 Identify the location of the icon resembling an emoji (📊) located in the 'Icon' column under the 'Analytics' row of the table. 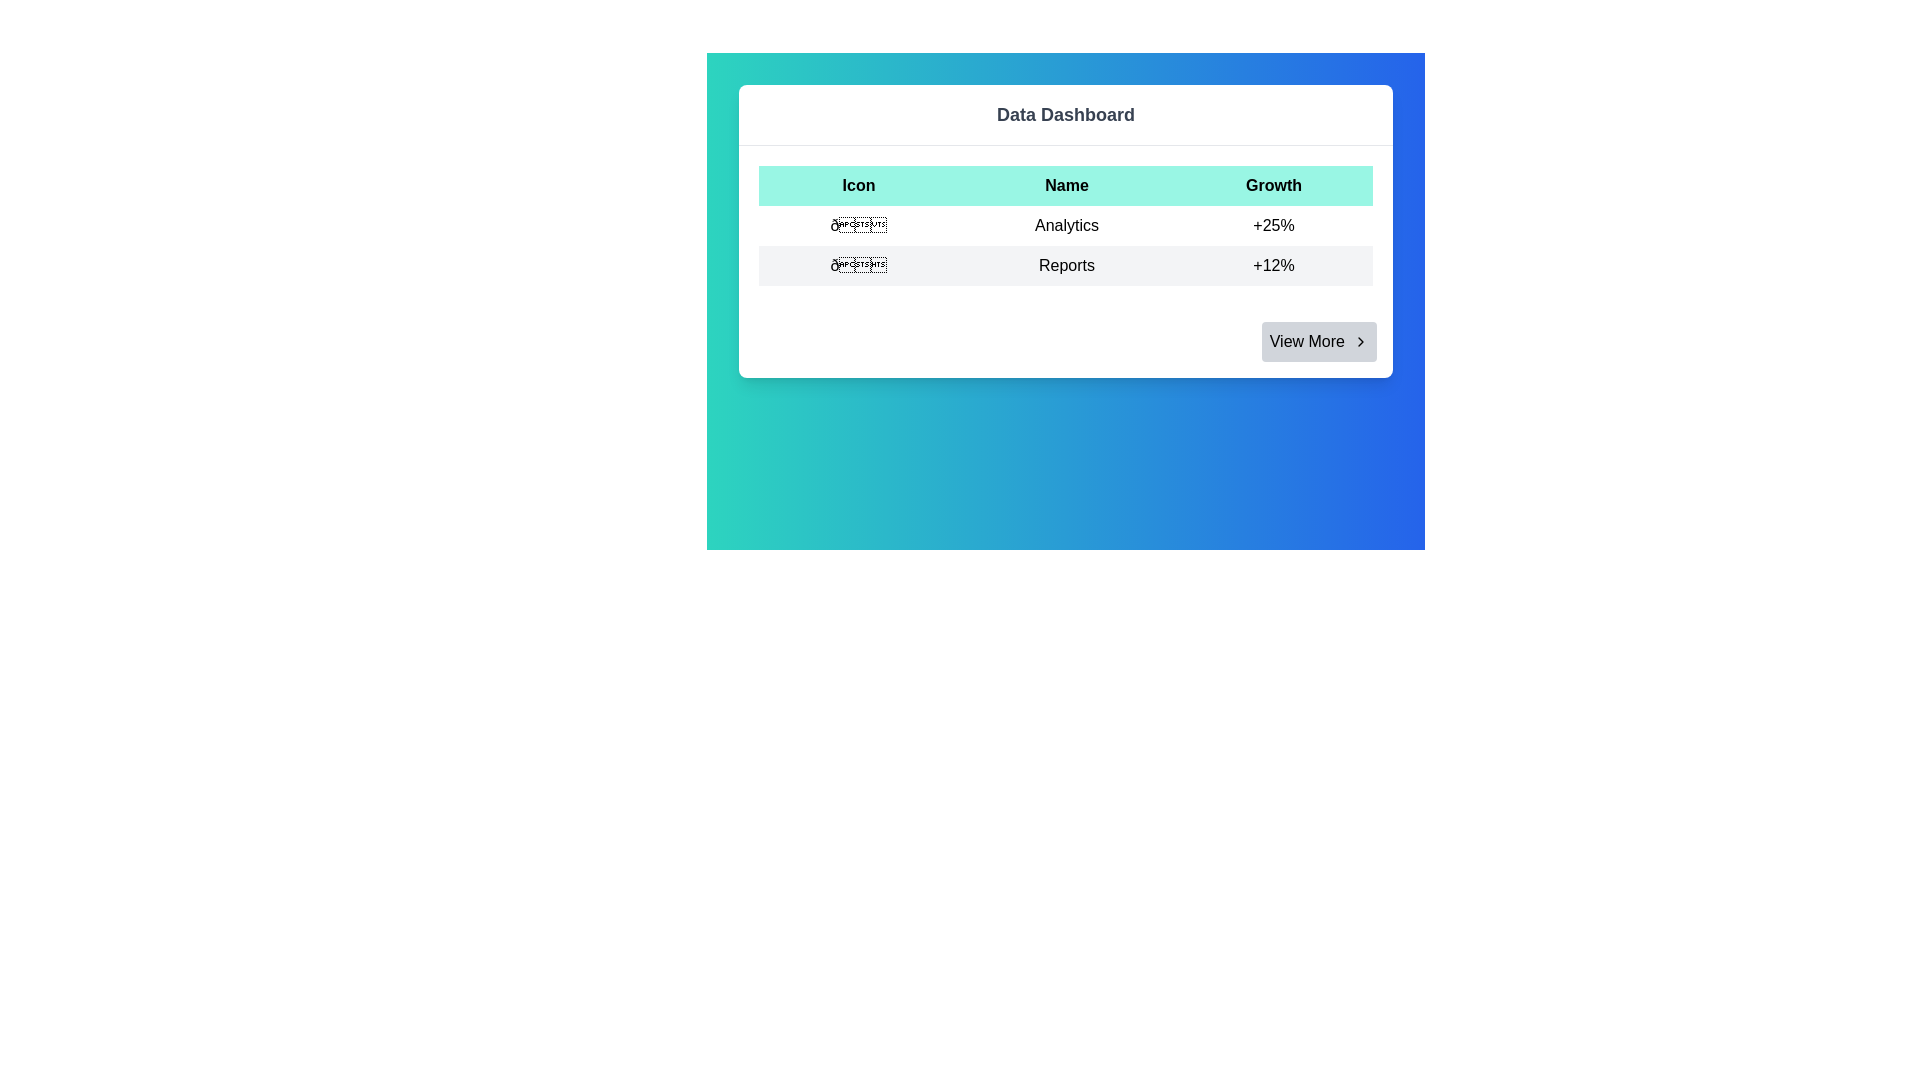
(859, 225).